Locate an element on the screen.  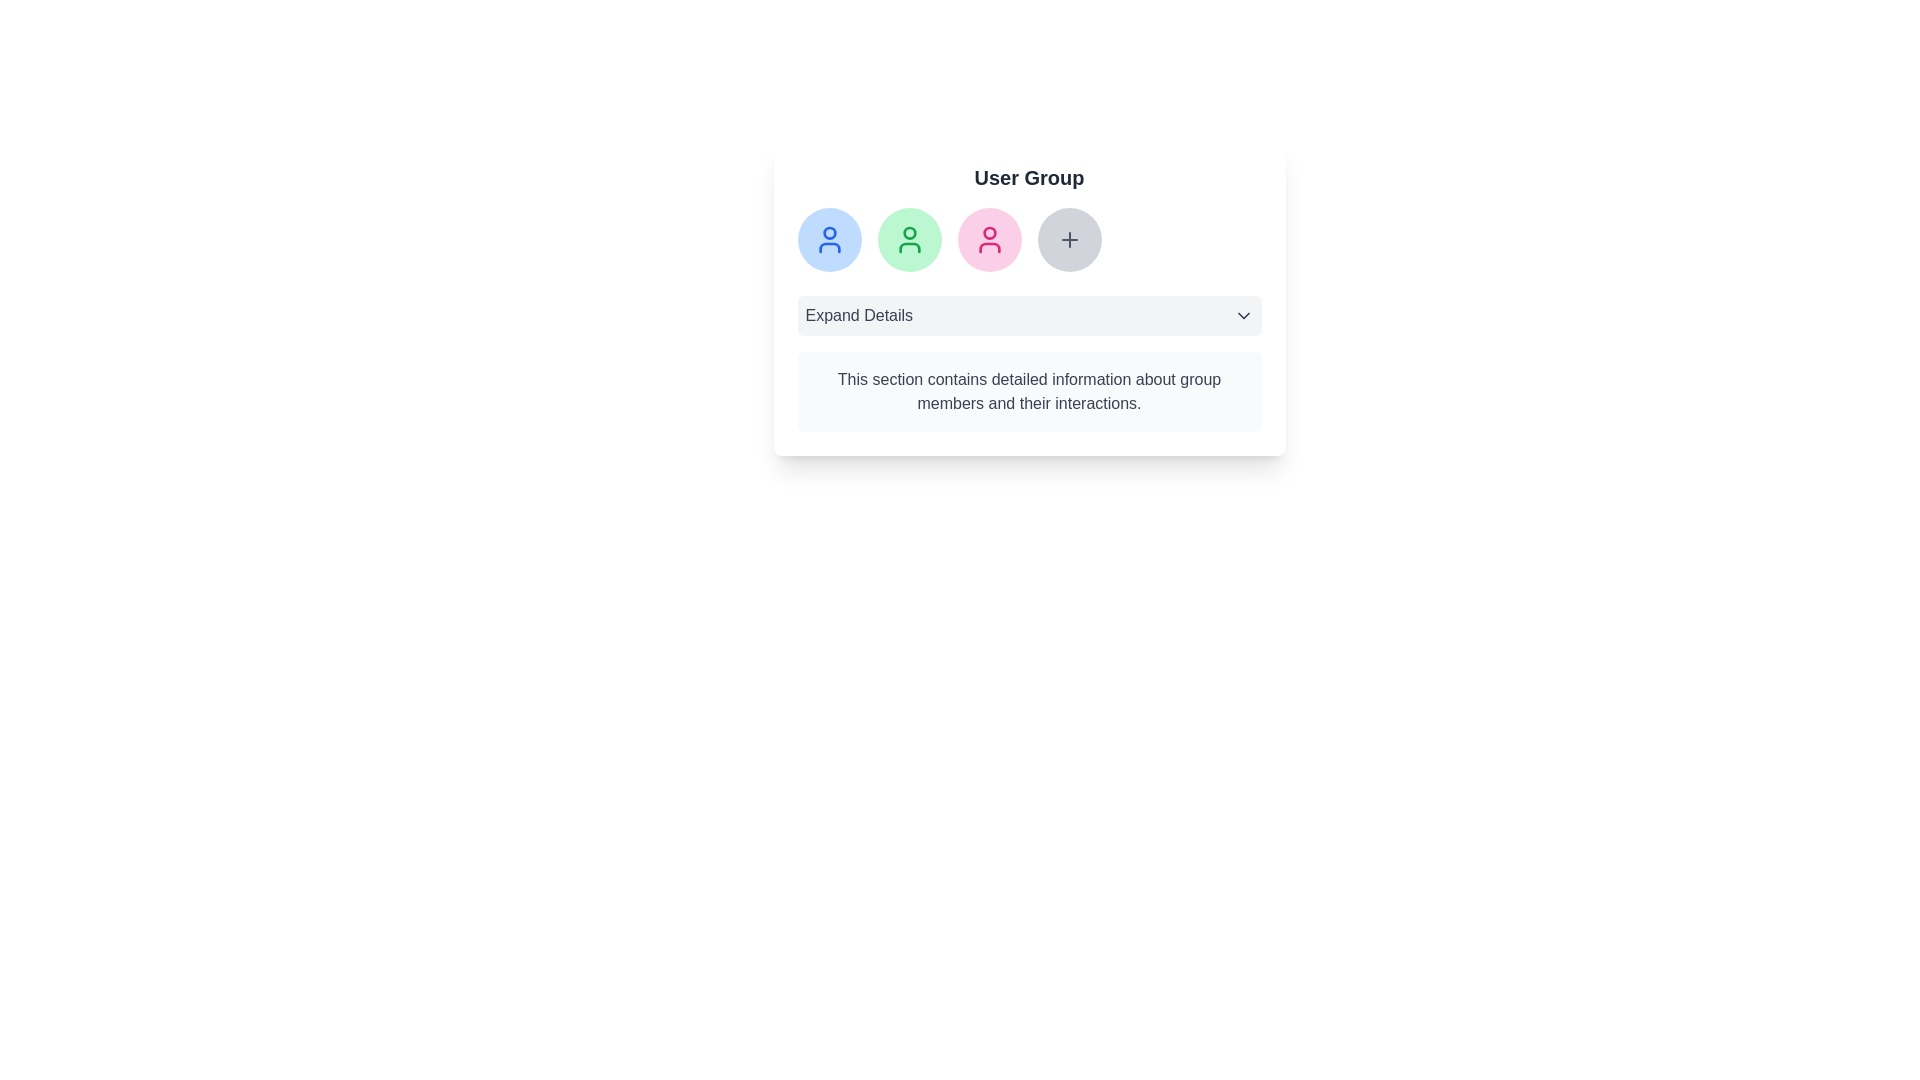
the pink-colored profile icon, which is the second icon from the right in a horizontal arrangement of four circular profile icons within the 'User Group' UI card is located at coordinates (989, 232).